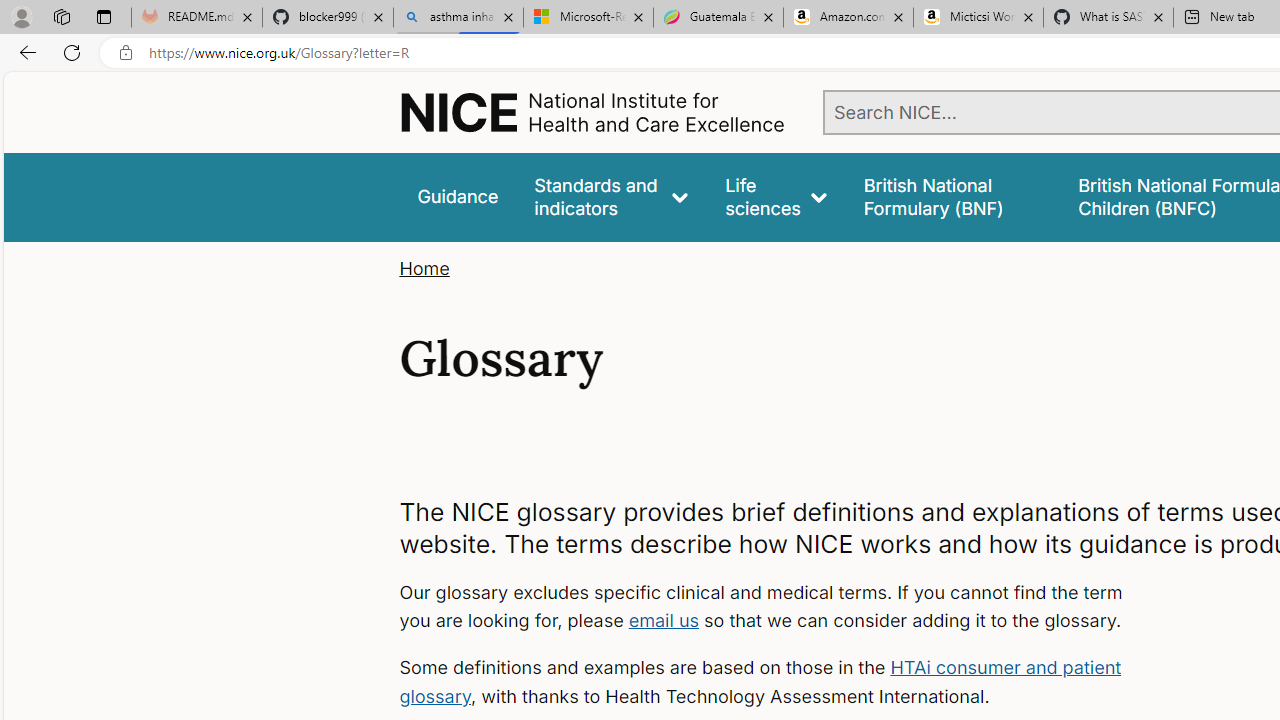 Image resolution: width=1280 pixels, height=720 pixels. What do you see at coordinates (423, 268) in the screenshot?
I see `'Home'` at bounding box center [423, 268].